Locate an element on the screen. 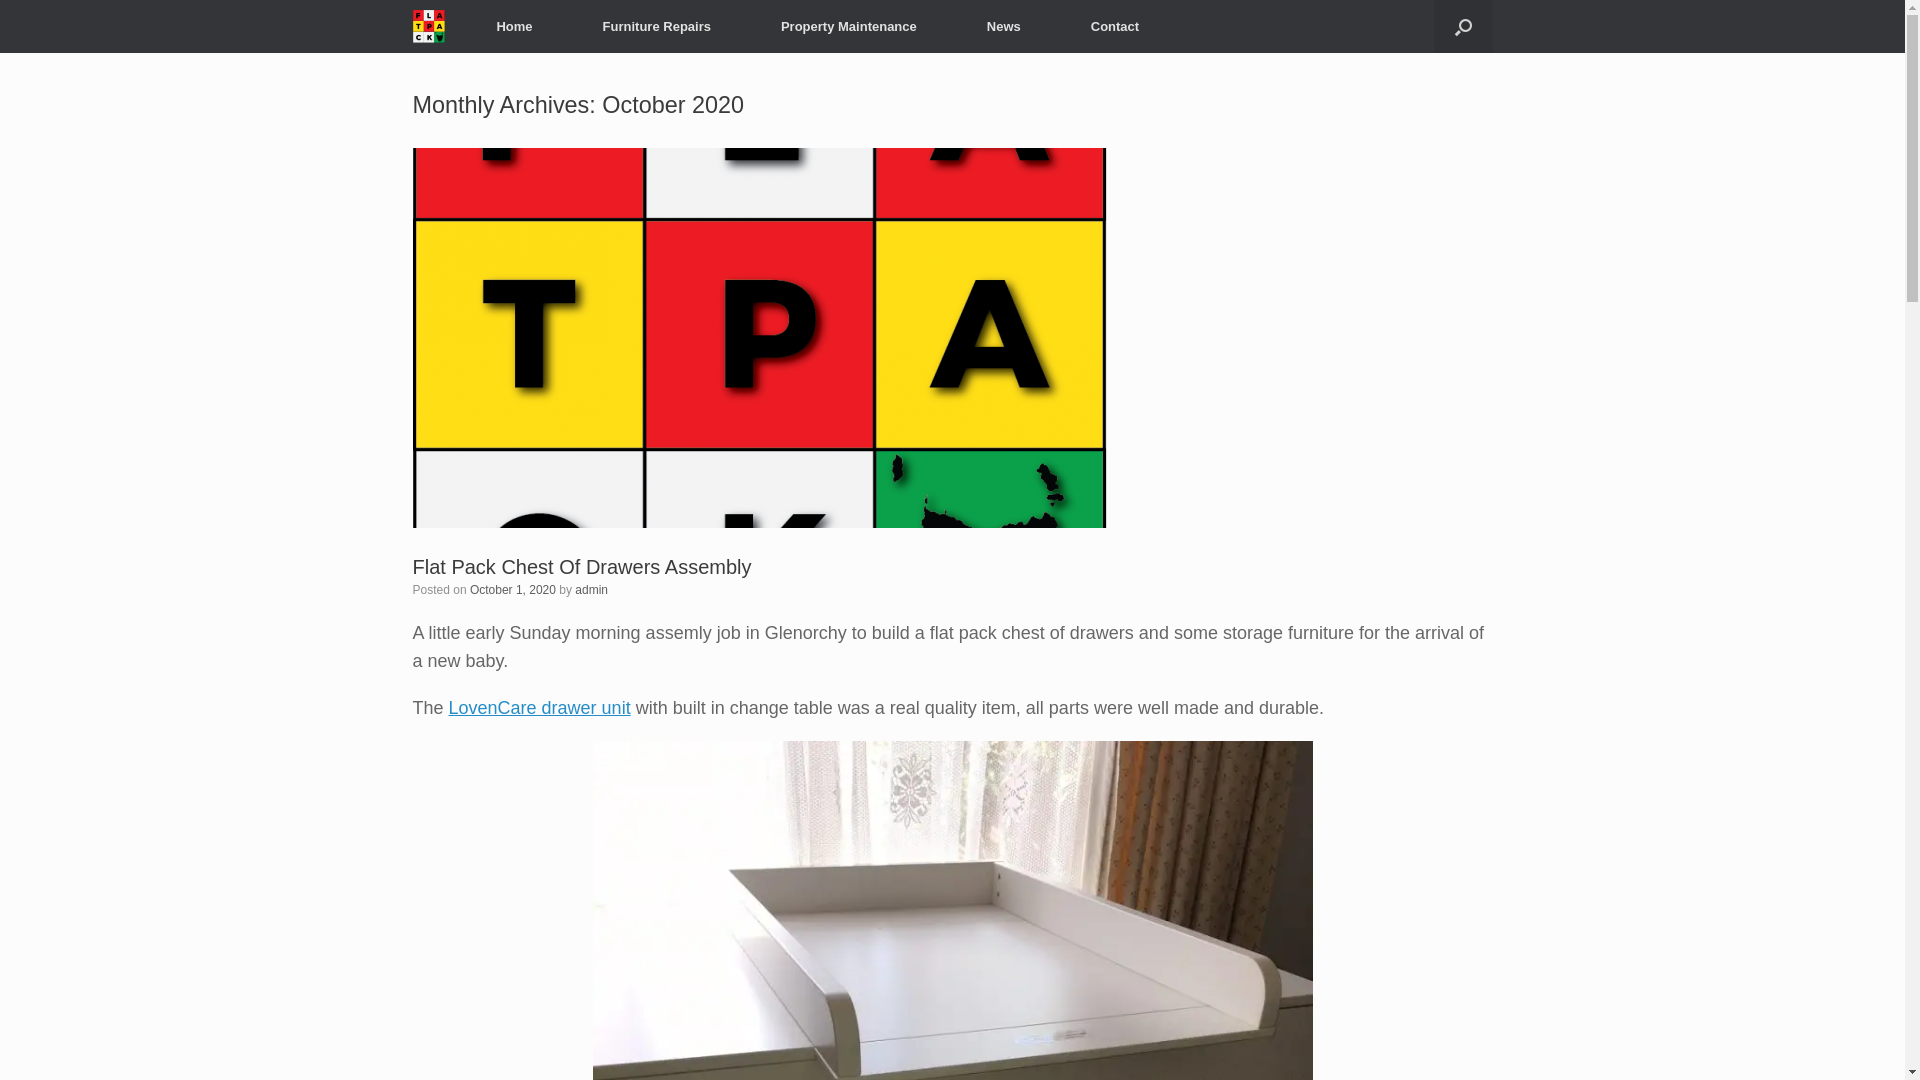 This screenshot has width=1920, height=1080. 'Flat Pack Tasmania' is located at coordinates (427, 26).